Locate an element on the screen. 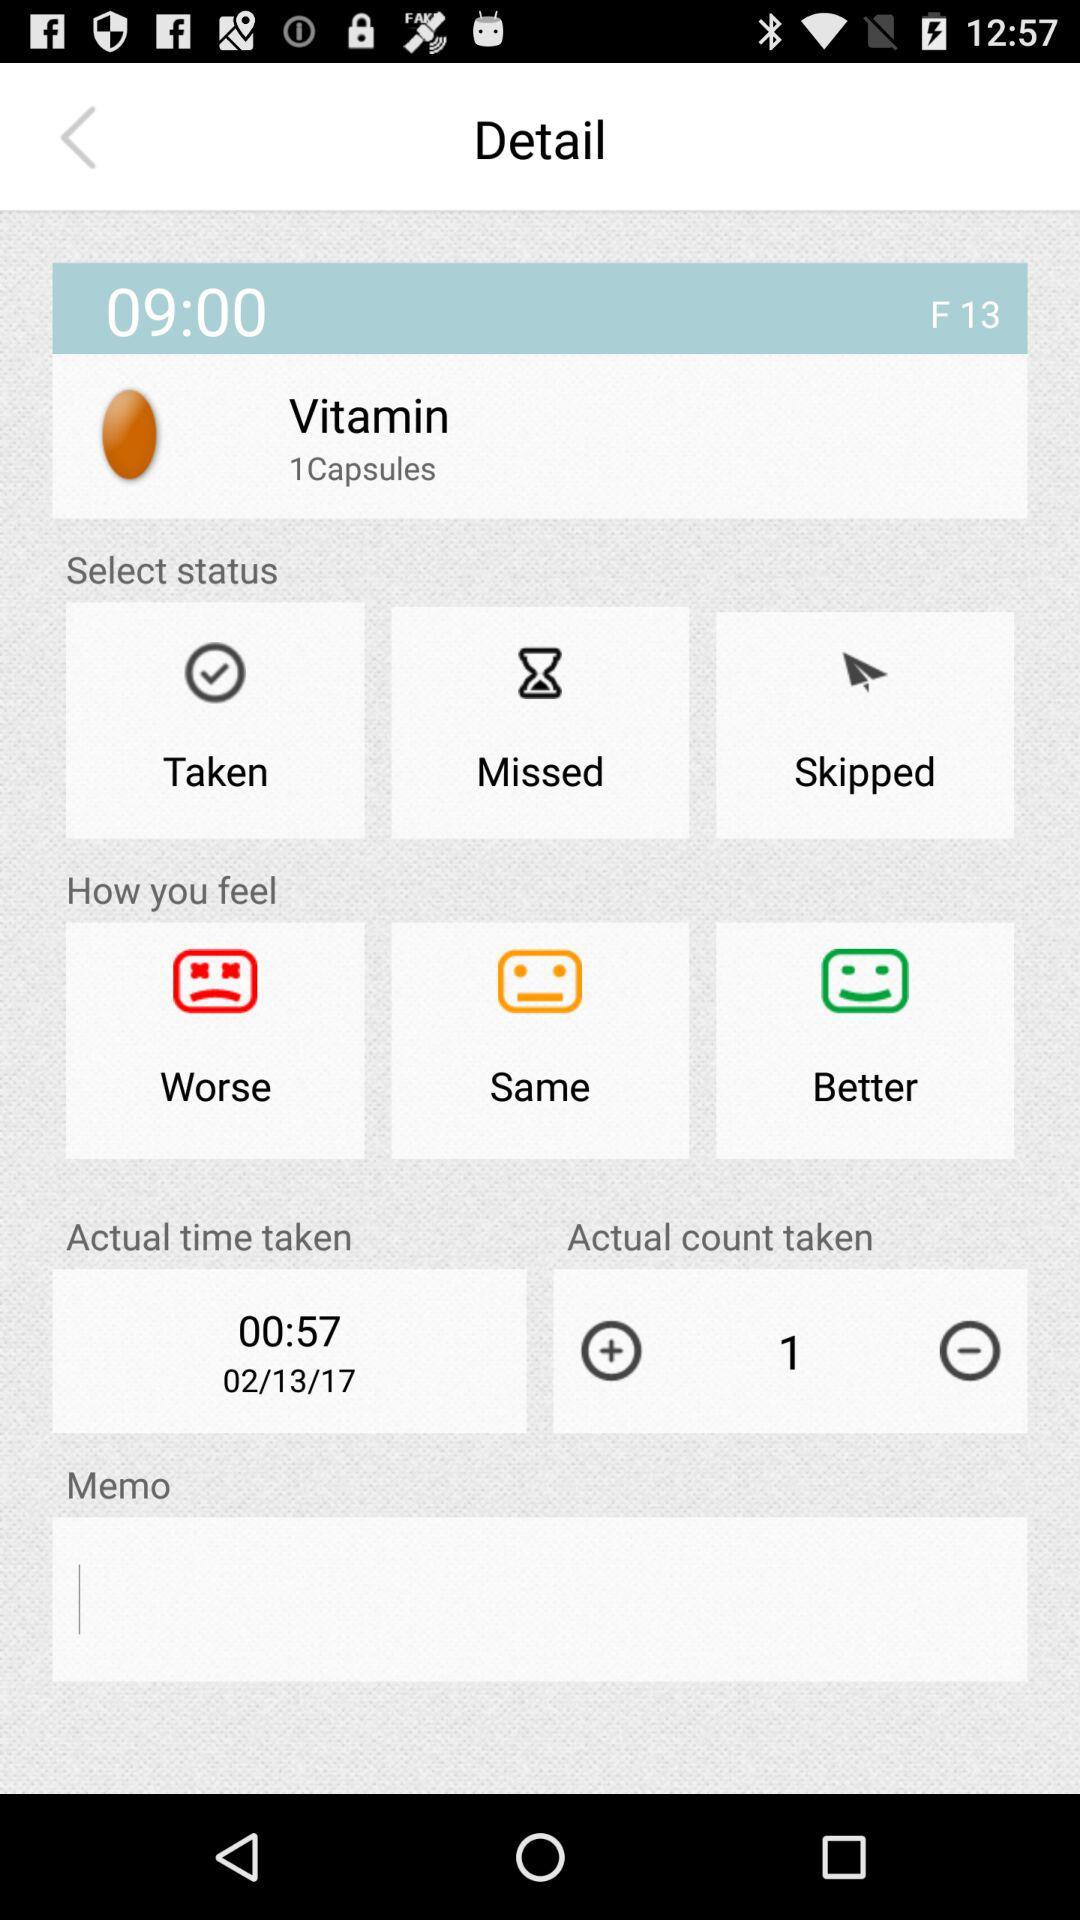  the icon next to the same is located at coordinates (864, 1040).